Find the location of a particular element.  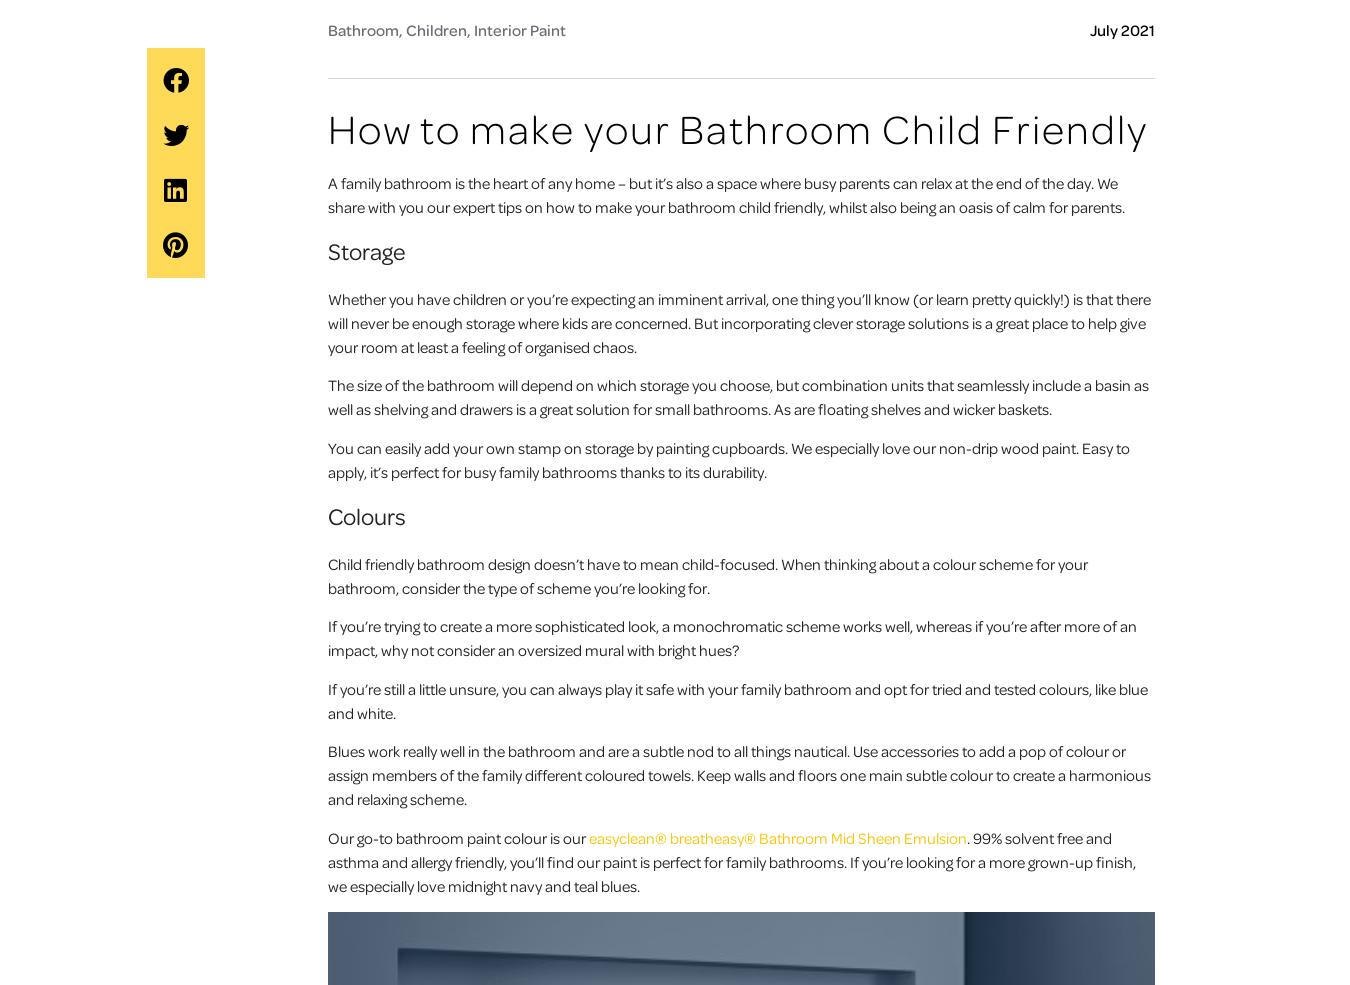

'Our go-to bathroom paint colour is our' is located at coordinates (457, 835).